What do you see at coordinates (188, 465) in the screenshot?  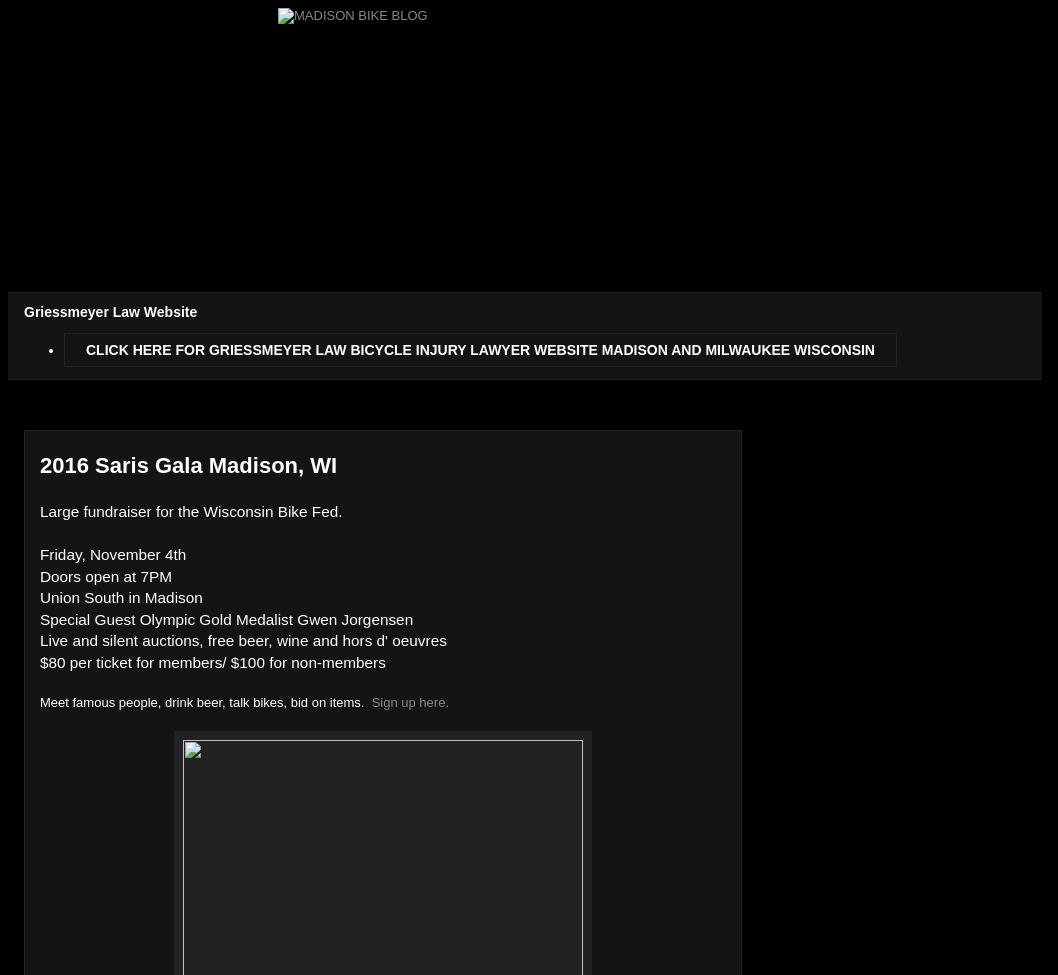 I see `'2016 Saris Gala Madison, WI'` at bounding box center [188, 465].